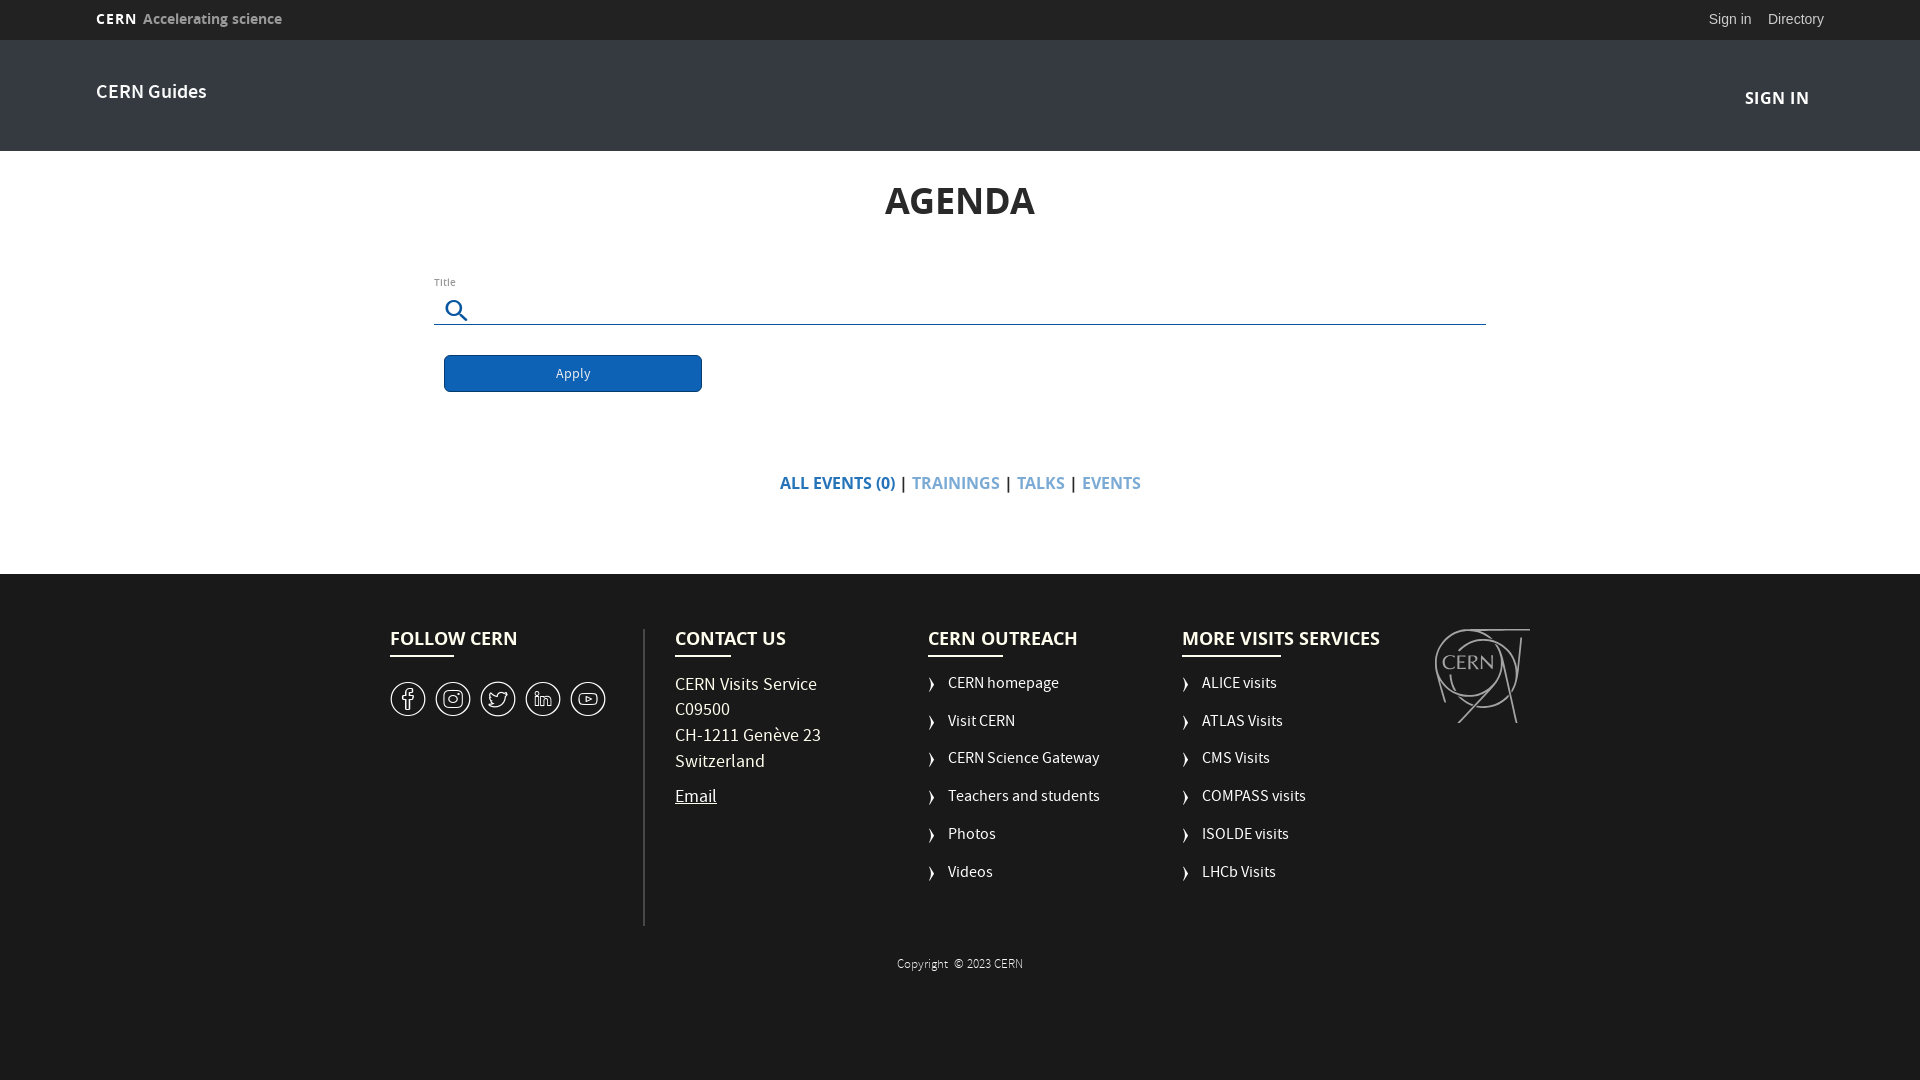 The height and width of the screenshot is (1080, 1920). Describe the element at coordinates (960, 881) in the screenshot. I see `'Videos'` at that location.